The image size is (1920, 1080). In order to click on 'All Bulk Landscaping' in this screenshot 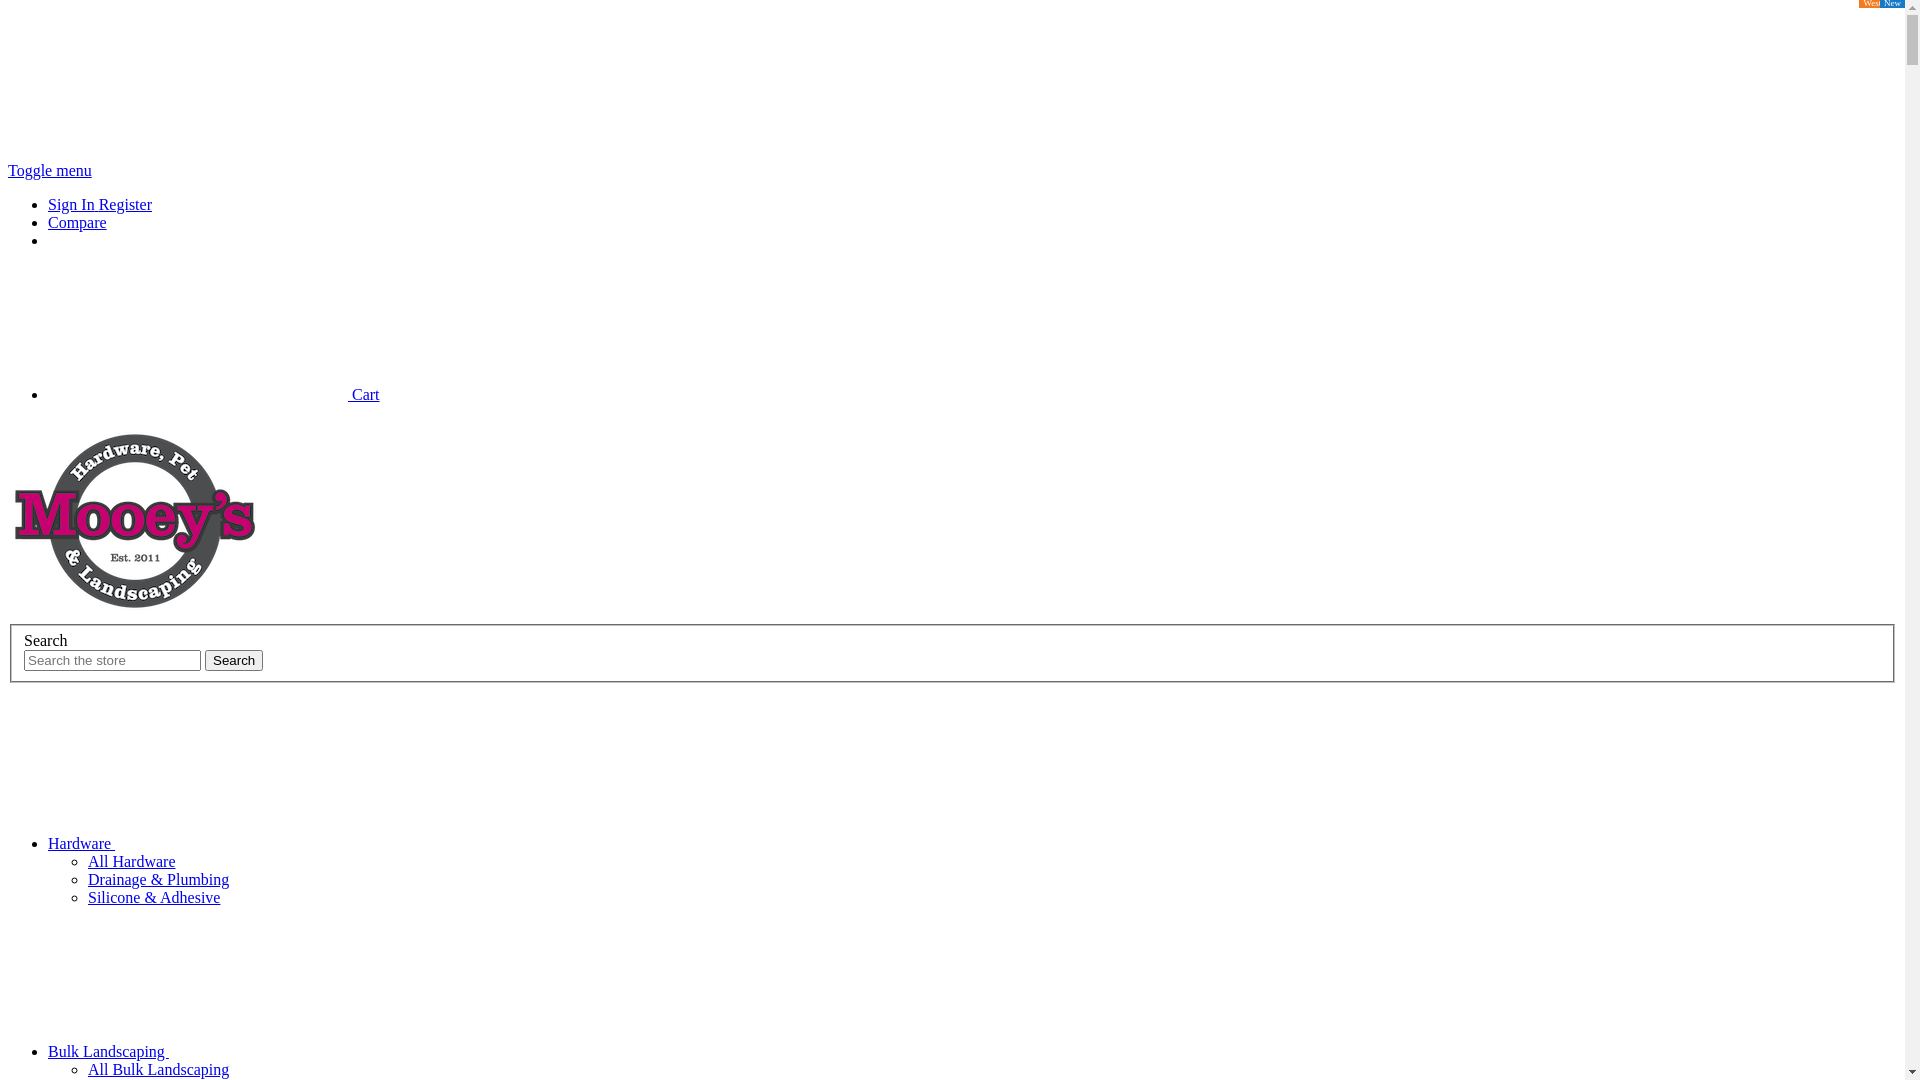, I will do `click(157, 1068)`.